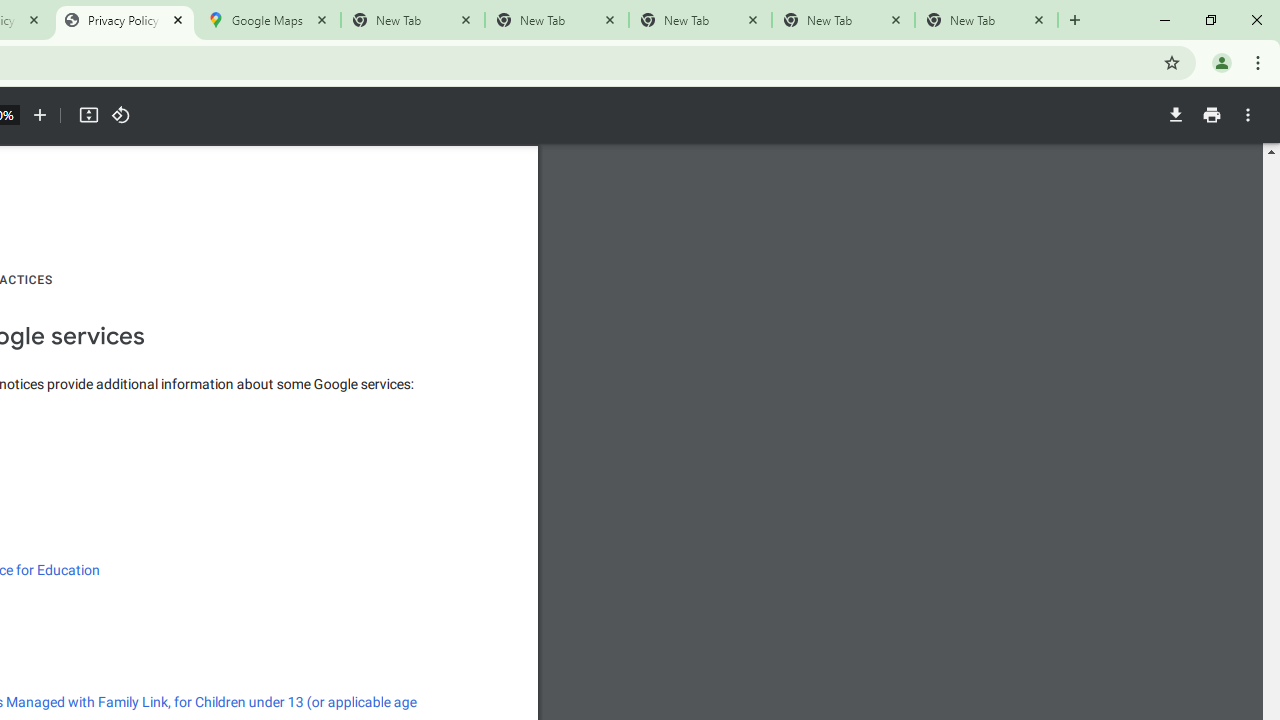 The image size is (1280, 720). Describe the element at coordinates (1175, 115) in the screenshot. I see `'Download'` at that location.